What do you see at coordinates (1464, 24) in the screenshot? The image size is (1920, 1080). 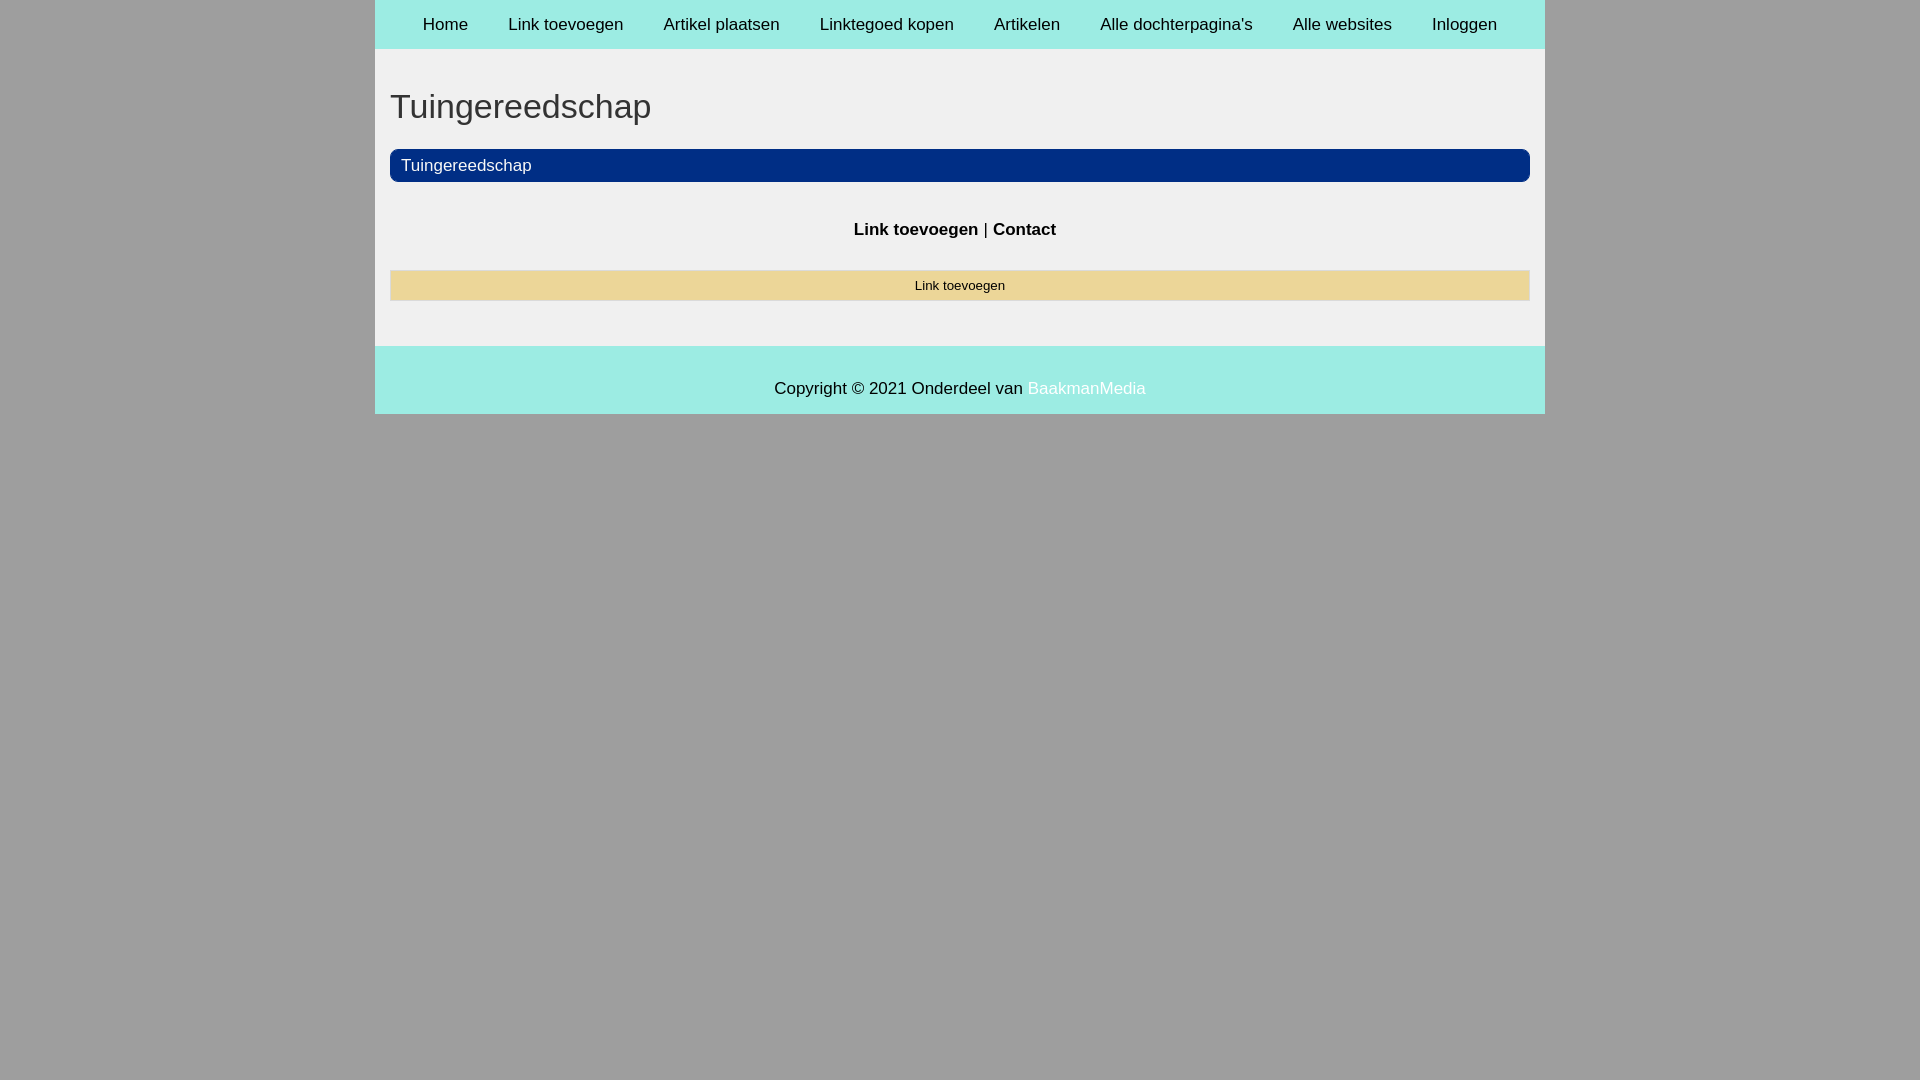 I see `'Inloggen'` at bounding box center [1464, 24].